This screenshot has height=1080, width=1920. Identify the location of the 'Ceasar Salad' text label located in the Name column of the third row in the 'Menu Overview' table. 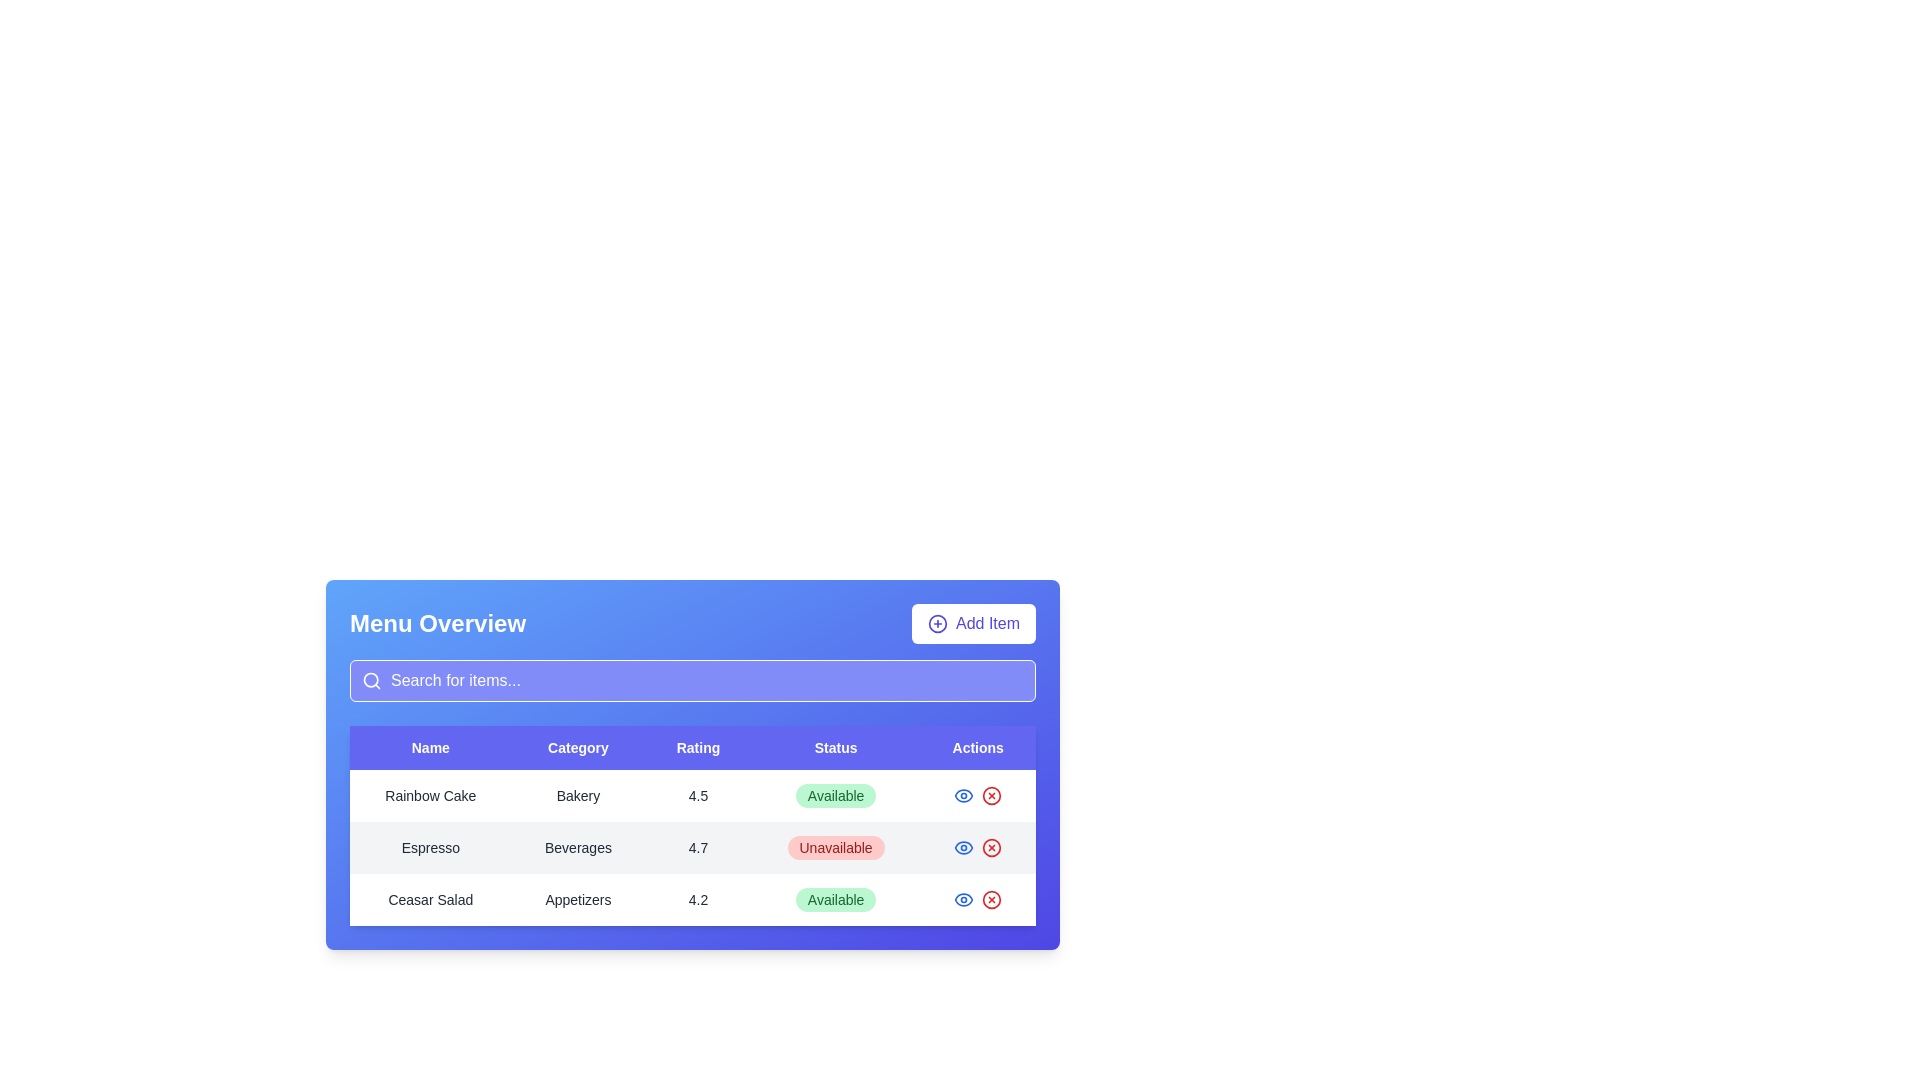
(429, 898).